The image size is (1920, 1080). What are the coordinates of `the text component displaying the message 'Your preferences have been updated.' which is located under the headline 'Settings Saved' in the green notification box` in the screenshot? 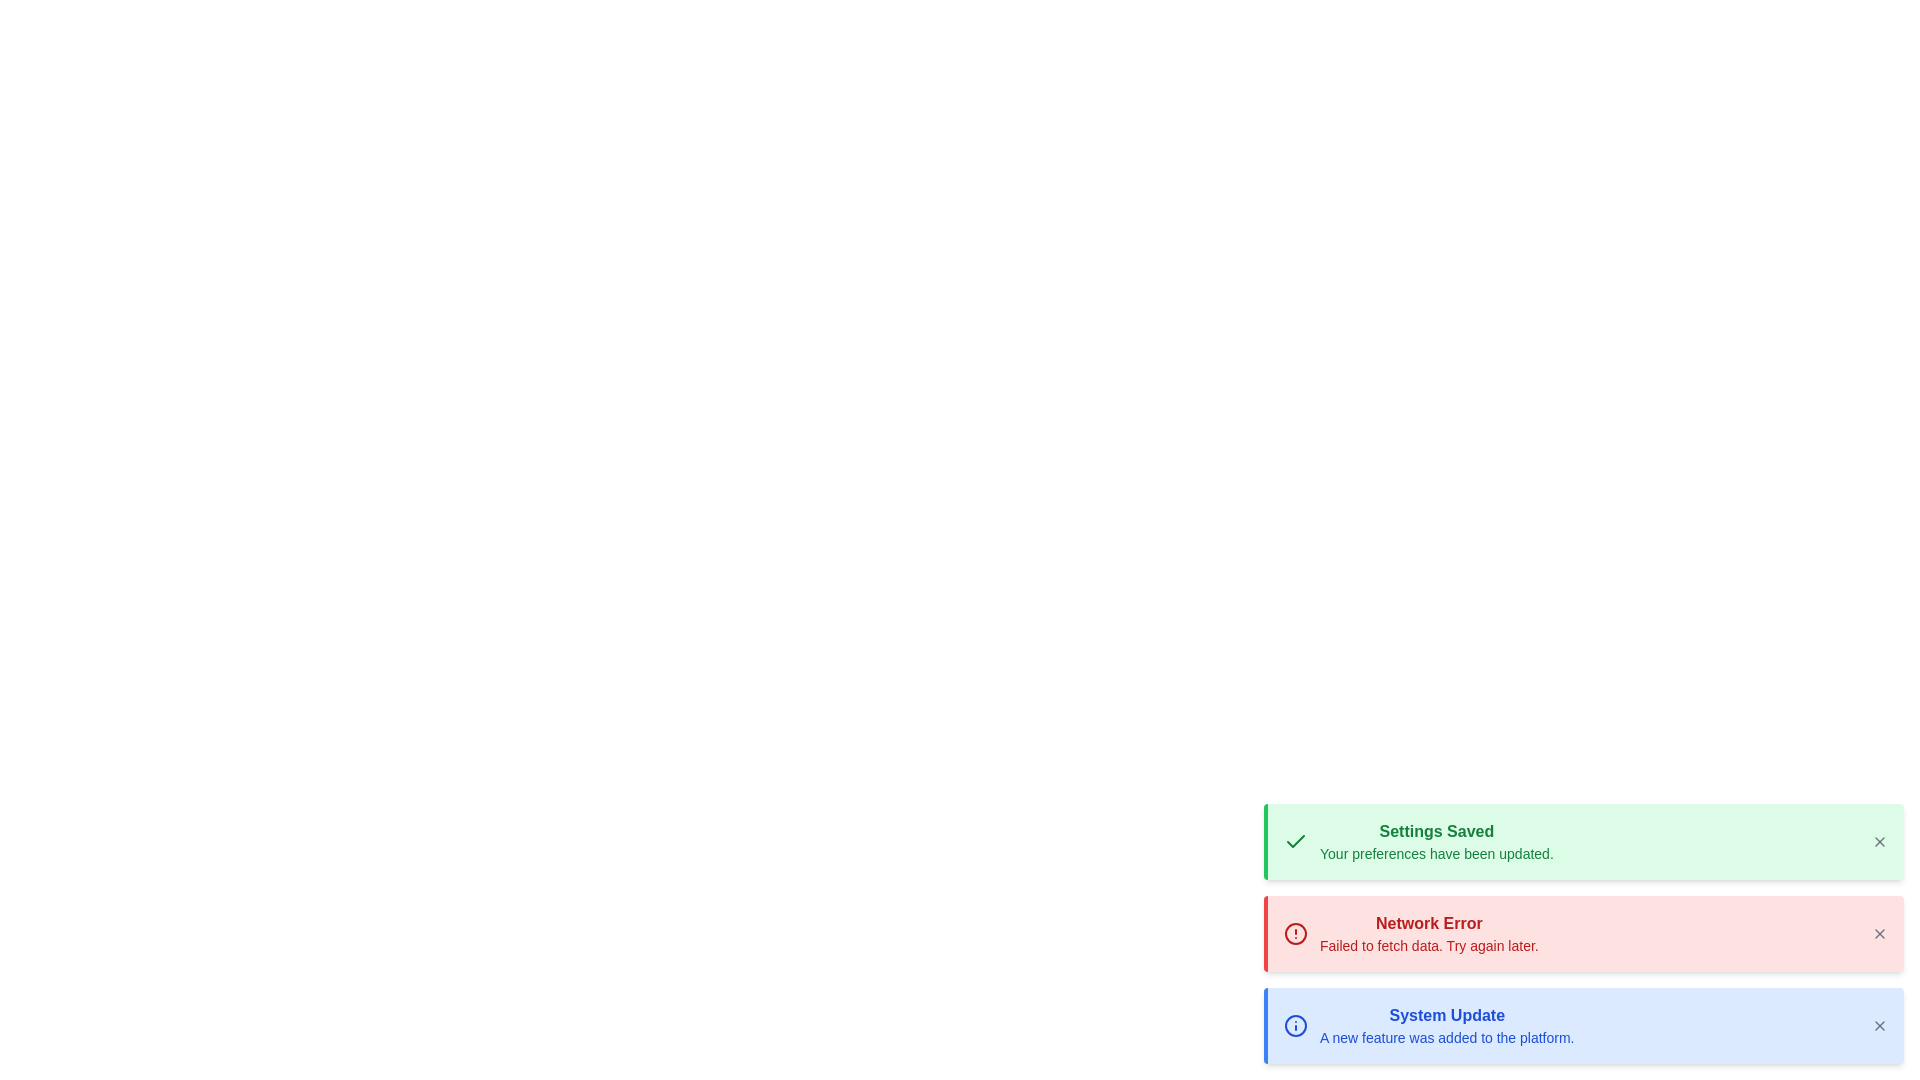 It's located at (1435, 853).